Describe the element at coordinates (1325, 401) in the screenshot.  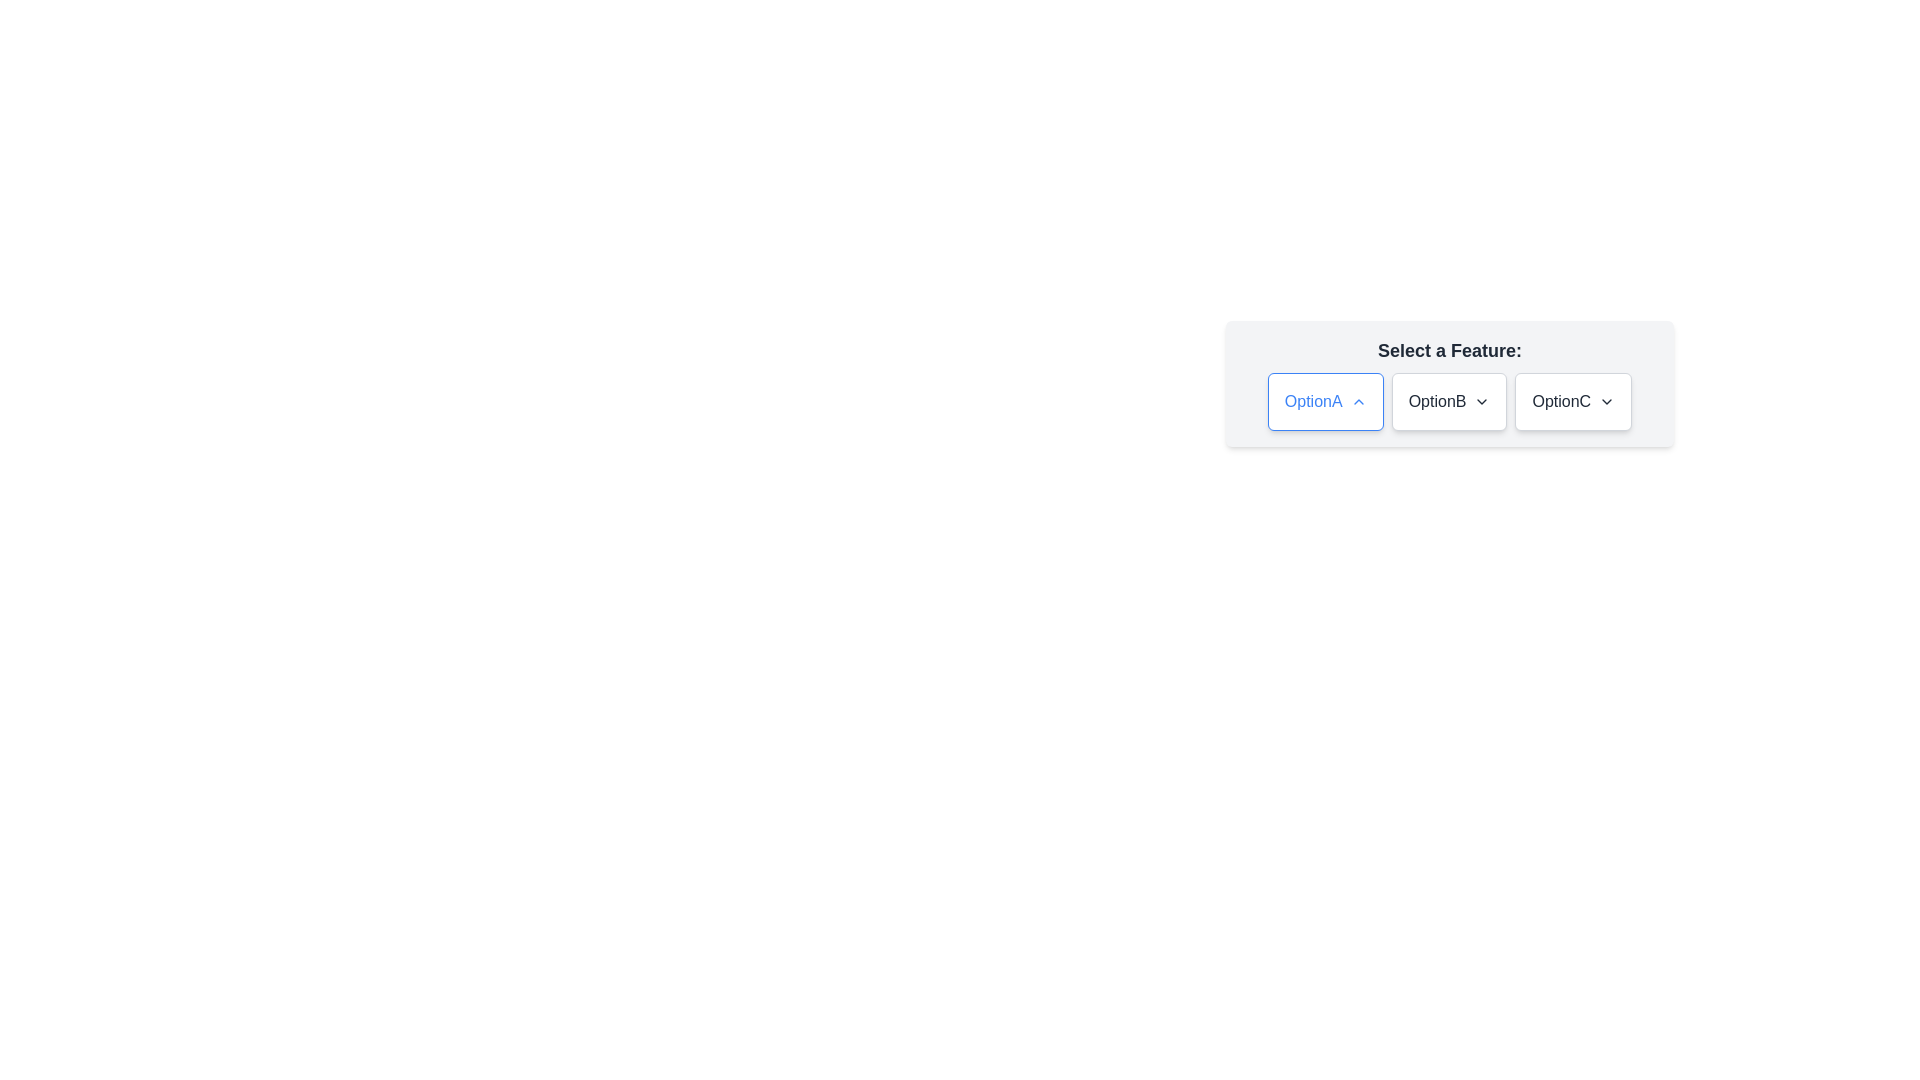
I see `the 'OptionA' button` at that location.